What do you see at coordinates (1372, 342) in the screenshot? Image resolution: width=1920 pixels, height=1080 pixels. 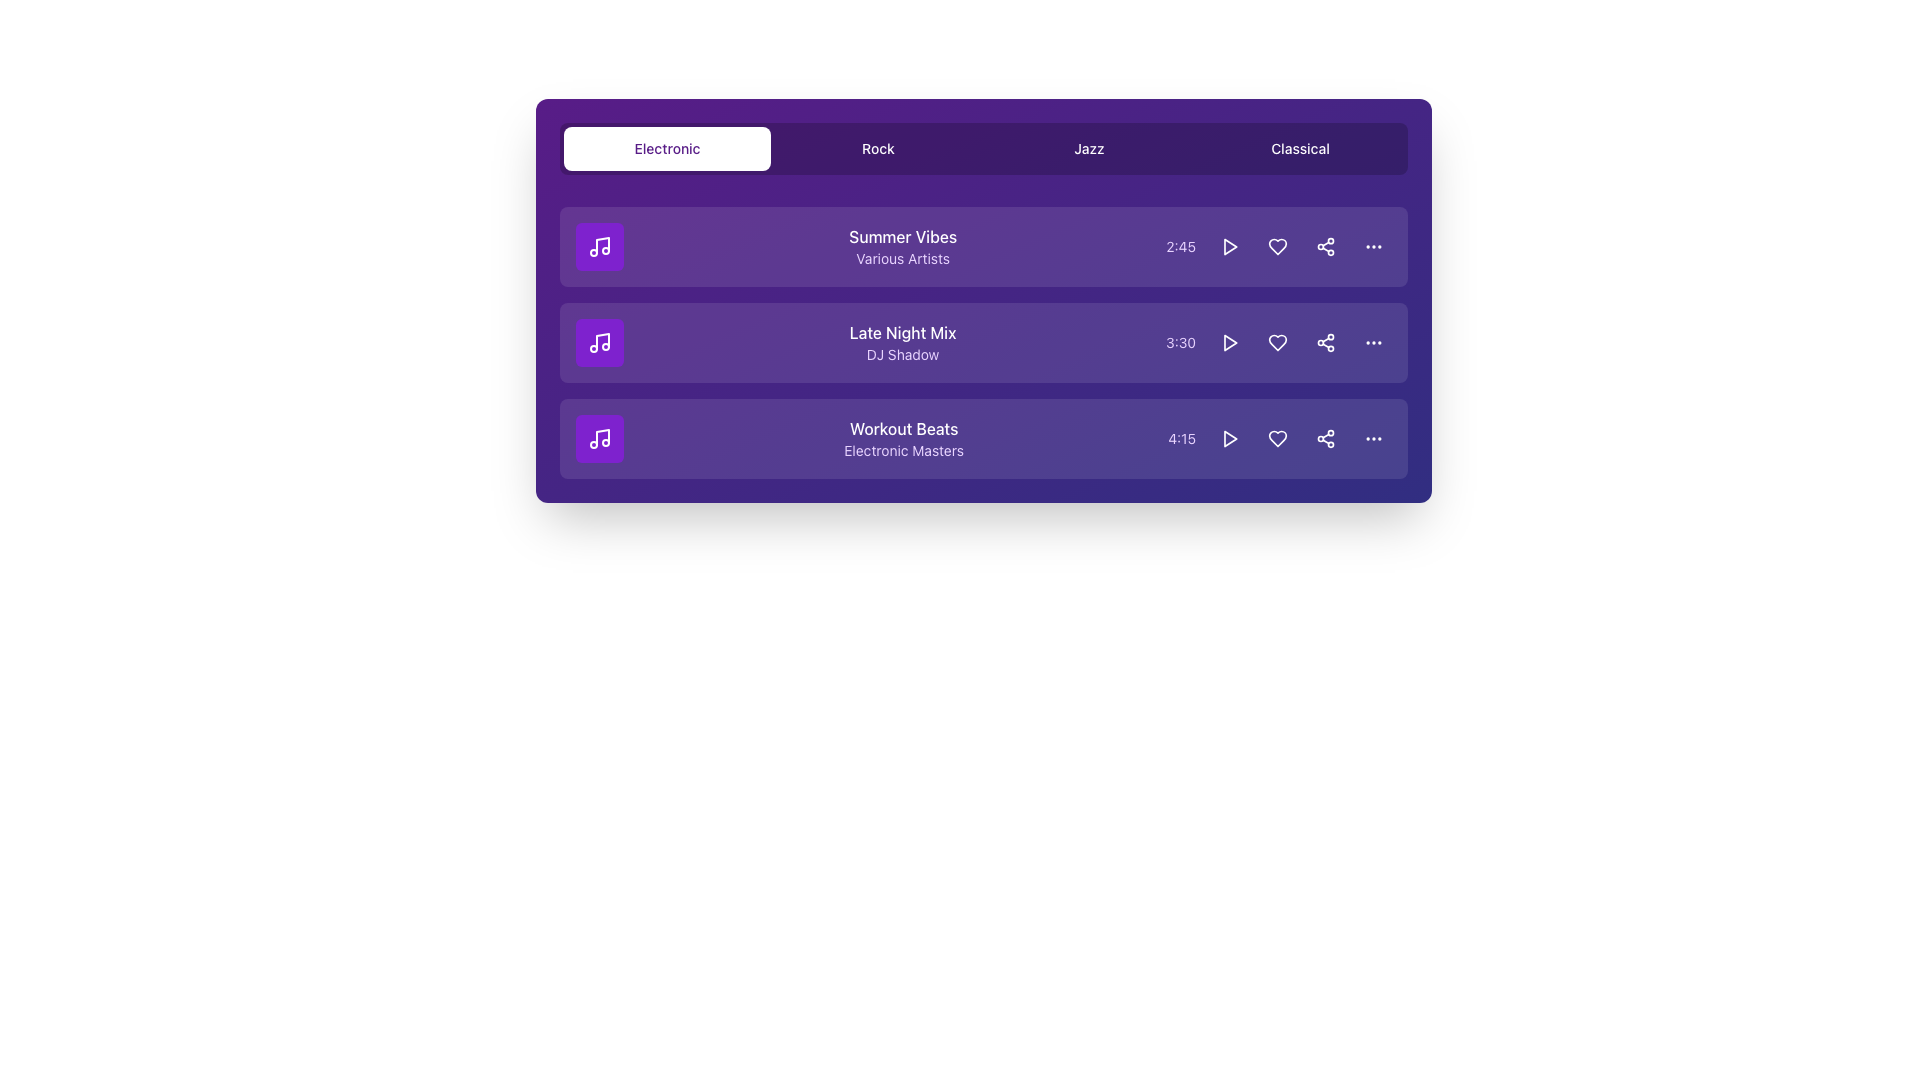 I see `the circular button with three vertically aligned white dots on a dark purple background, the fifth button in the row for 'Late Night Mix'` at bounding box center [1372, 342].